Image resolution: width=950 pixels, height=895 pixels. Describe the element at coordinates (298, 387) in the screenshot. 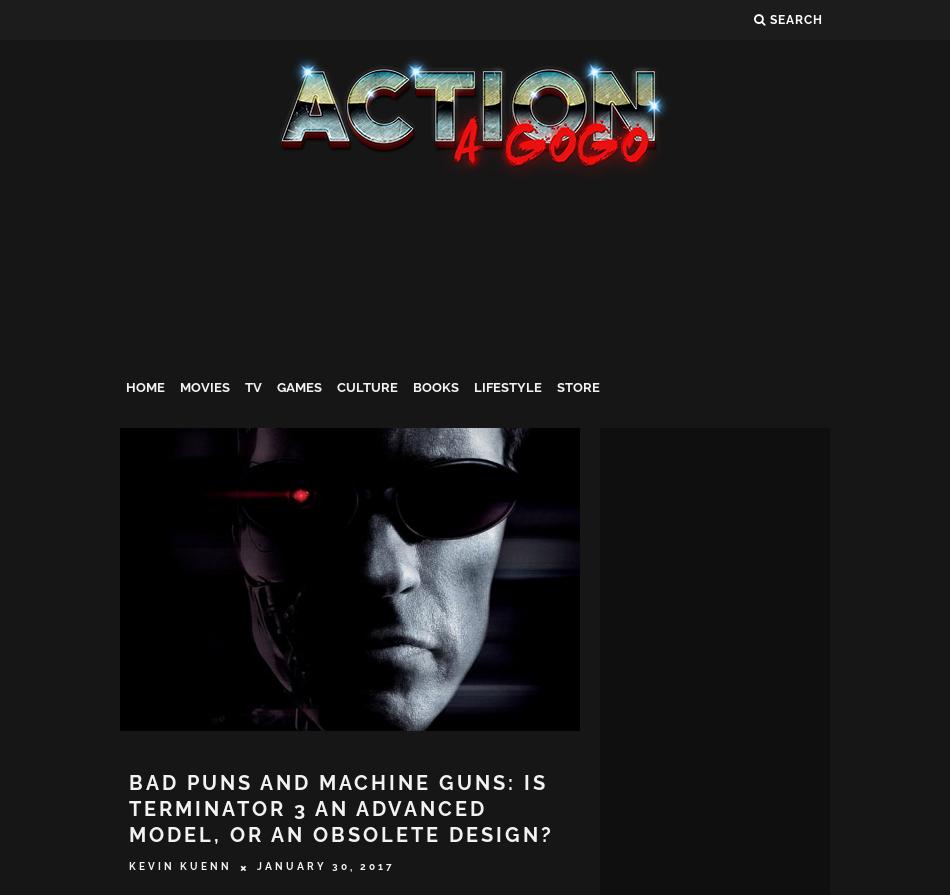

I see `'Games'` at that location.